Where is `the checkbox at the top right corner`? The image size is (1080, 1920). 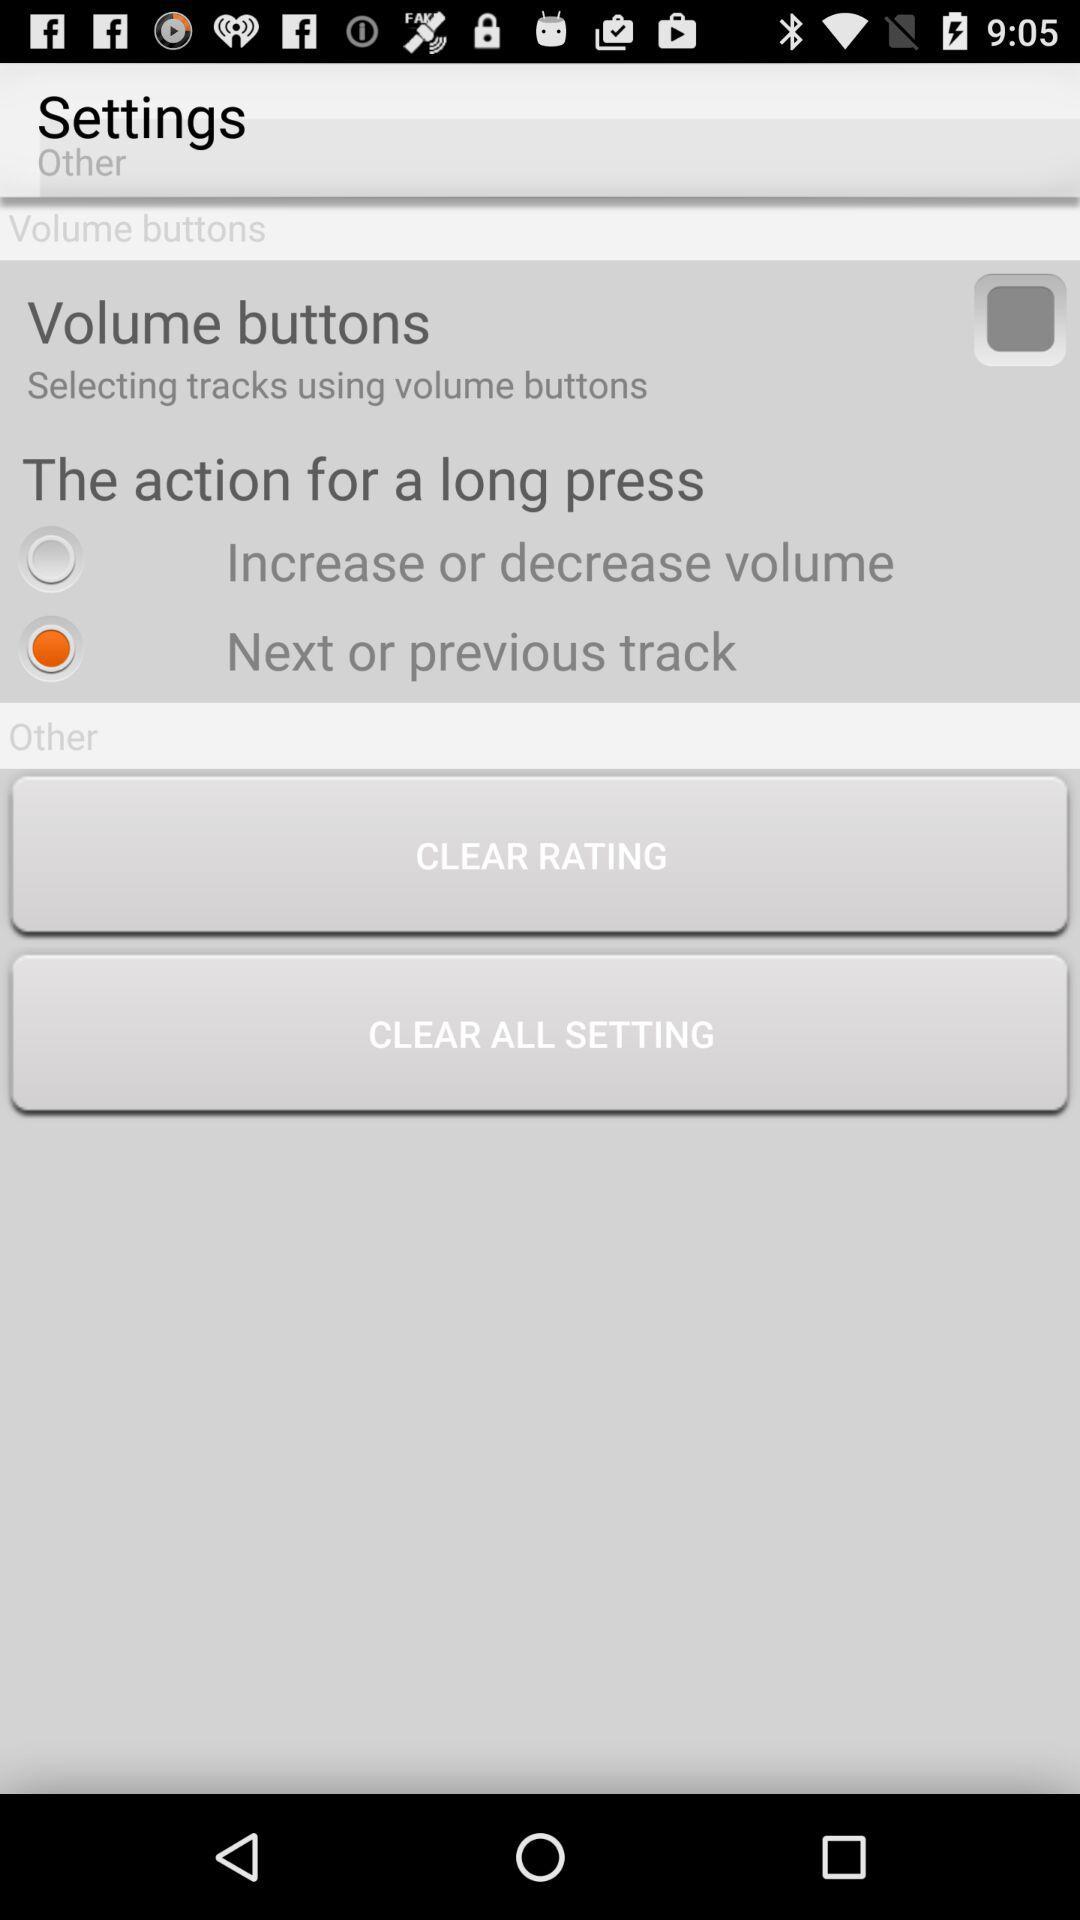
the checkbox at the top right corner is located at coordinates (1020, 318).